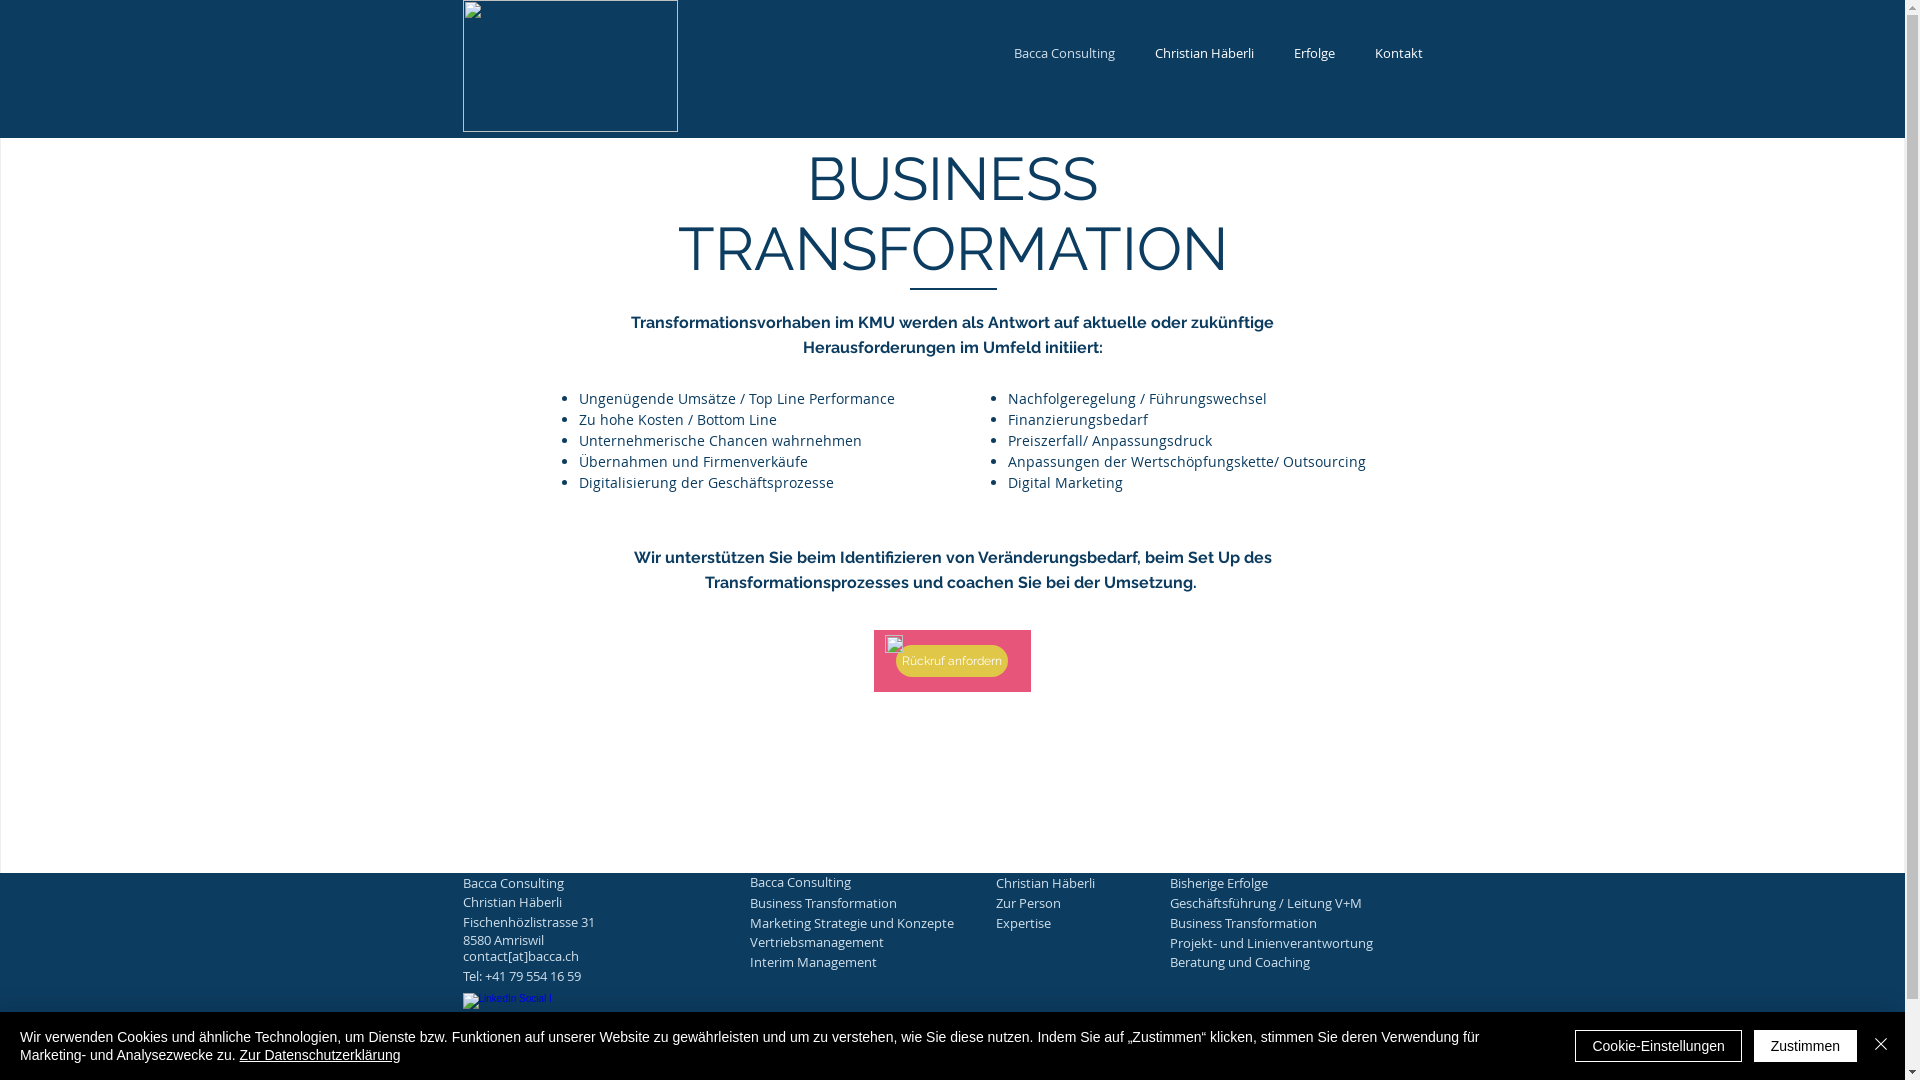  Describe the element at coordinates (748, 941) in the screenshot. I see `'Vertriebsmanagement'` at that location.